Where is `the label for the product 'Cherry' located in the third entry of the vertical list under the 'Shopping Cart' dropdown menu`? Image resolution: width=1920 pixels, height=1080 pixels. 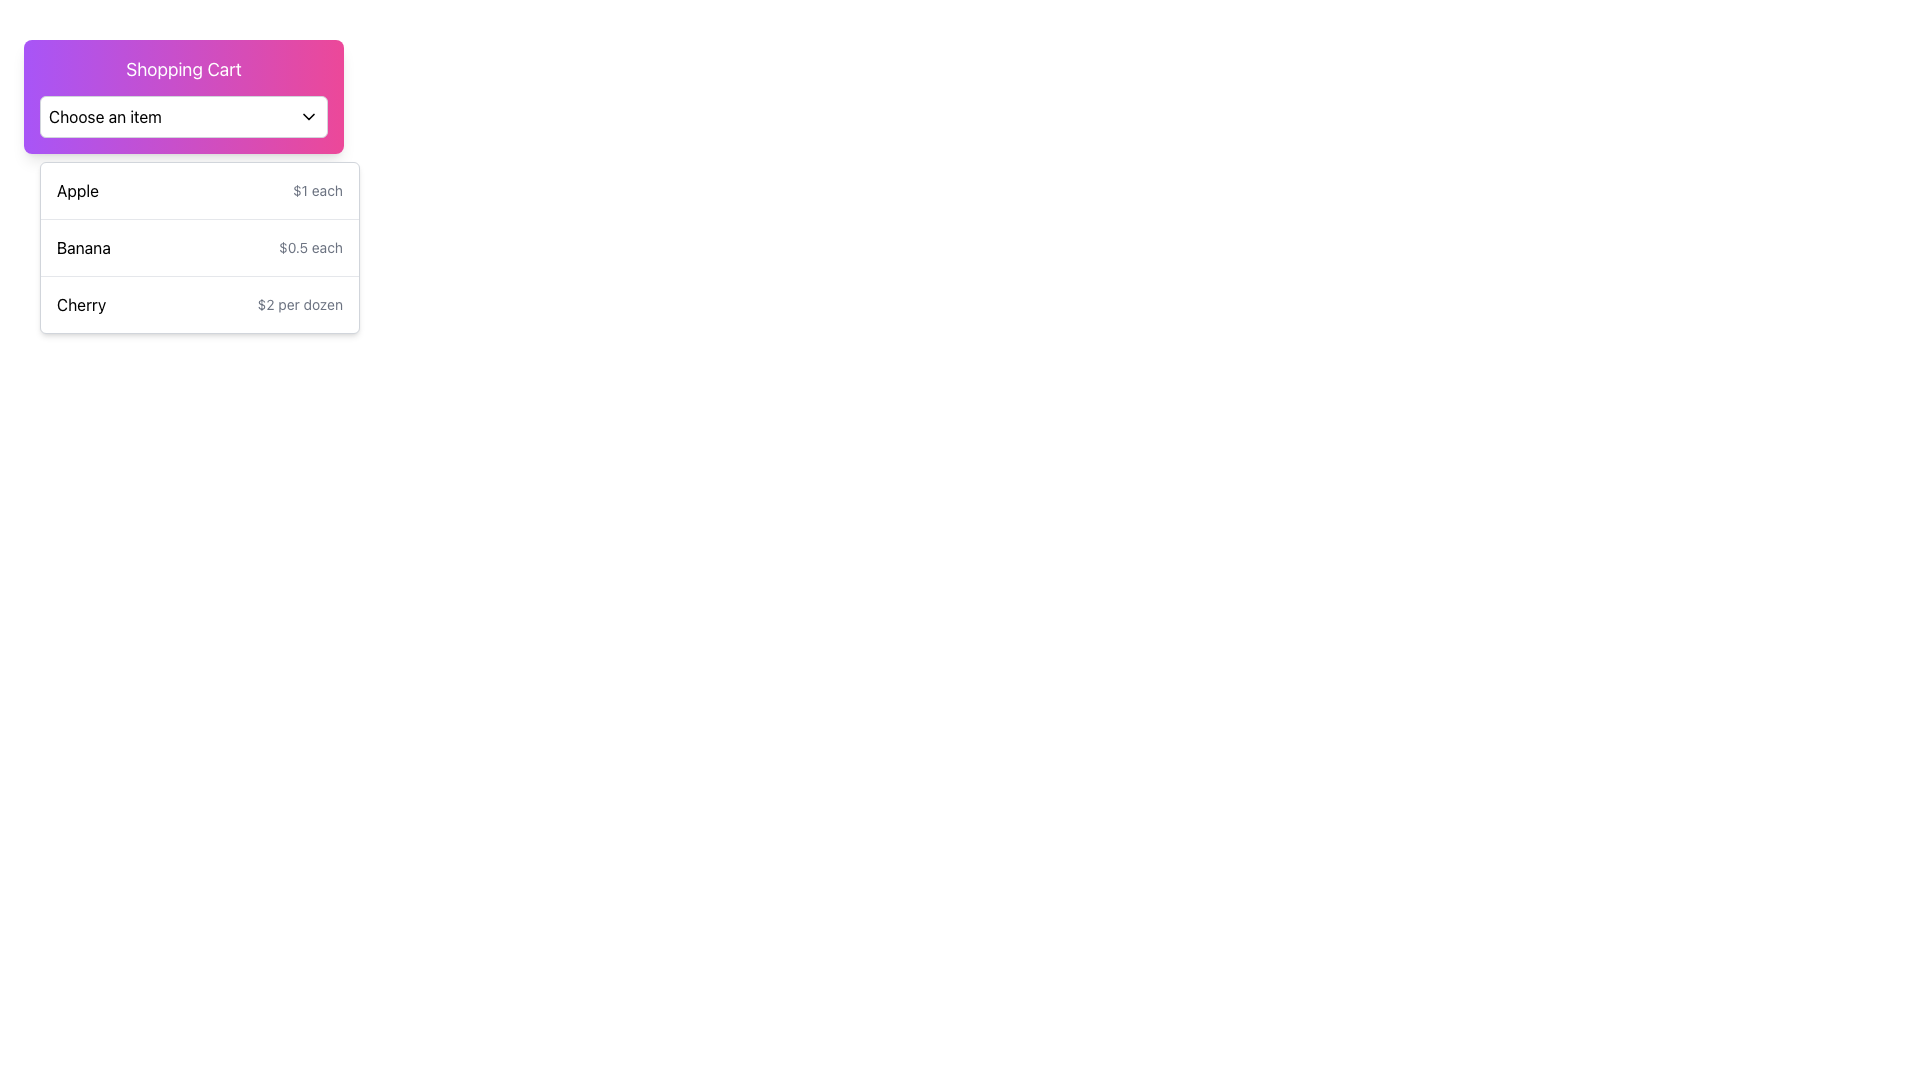 the label for the product 'Cherry' located in the third entry of the vertical list under the 'Shopping Cart' dropdown menu is located at coordinates (80, 304).